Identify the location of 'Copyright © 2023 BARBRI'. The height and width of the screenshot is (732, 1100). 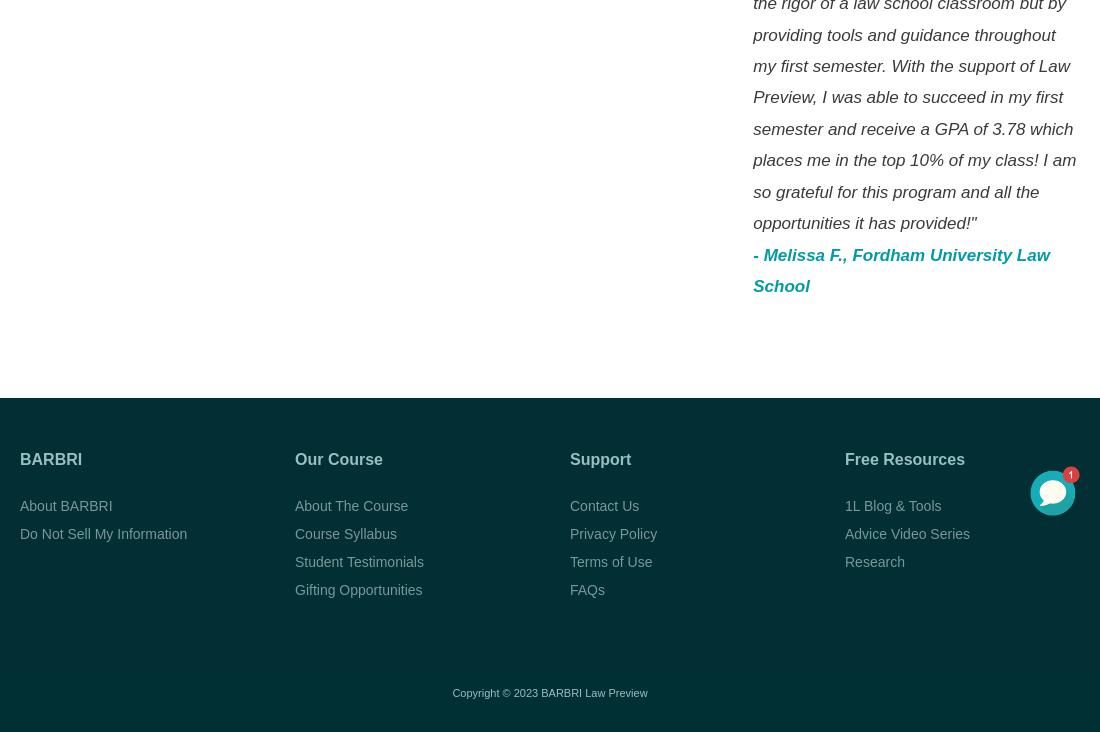
(450, 692).